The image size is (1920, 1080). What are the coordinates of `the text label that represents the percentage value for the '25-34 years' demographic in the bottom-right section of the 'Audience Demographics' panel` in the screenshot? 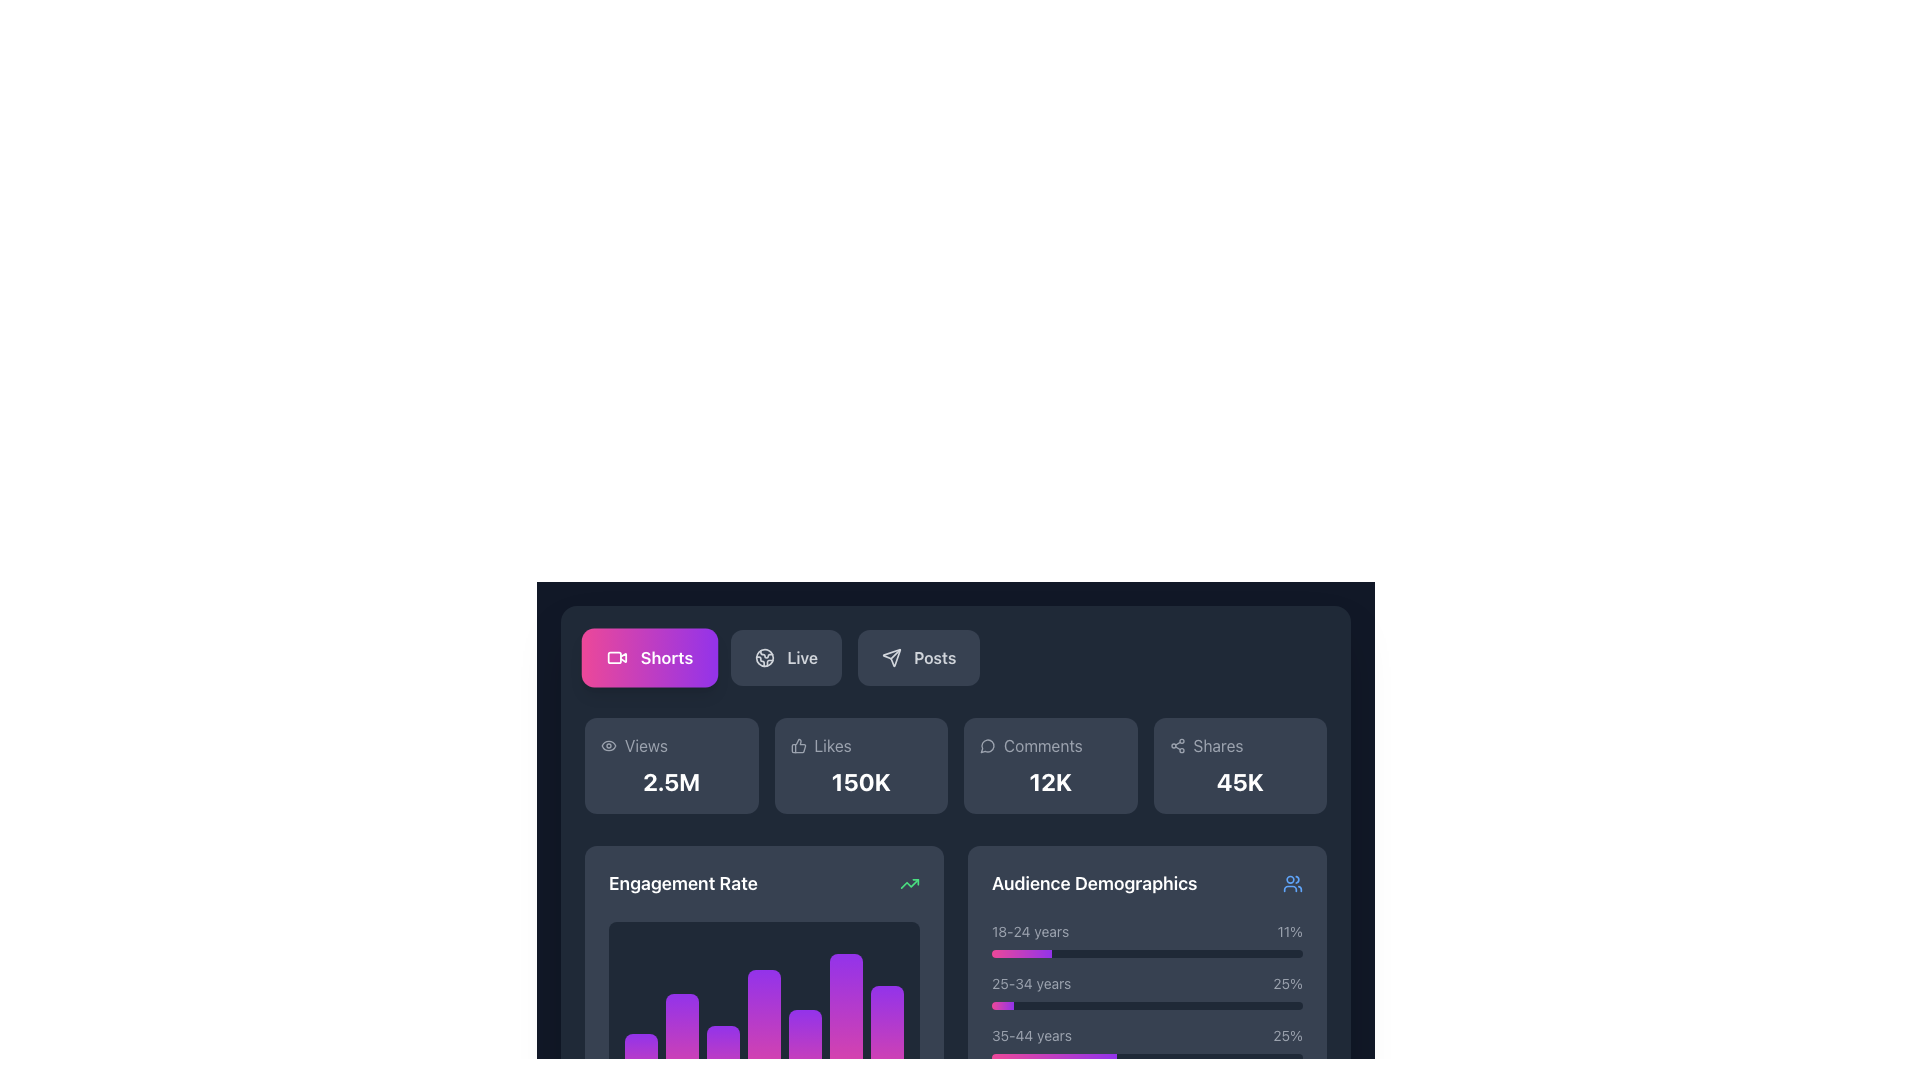 It's located at (1288, 982).